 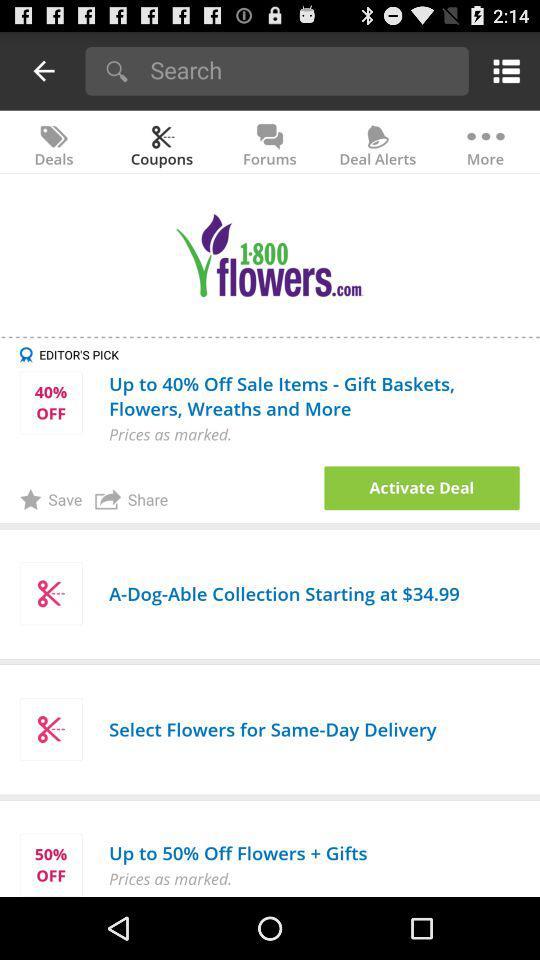 What do you see at coordinates (283, 593) in the screenshot?
I see `the a dog able` at bounding box center [283, 593].